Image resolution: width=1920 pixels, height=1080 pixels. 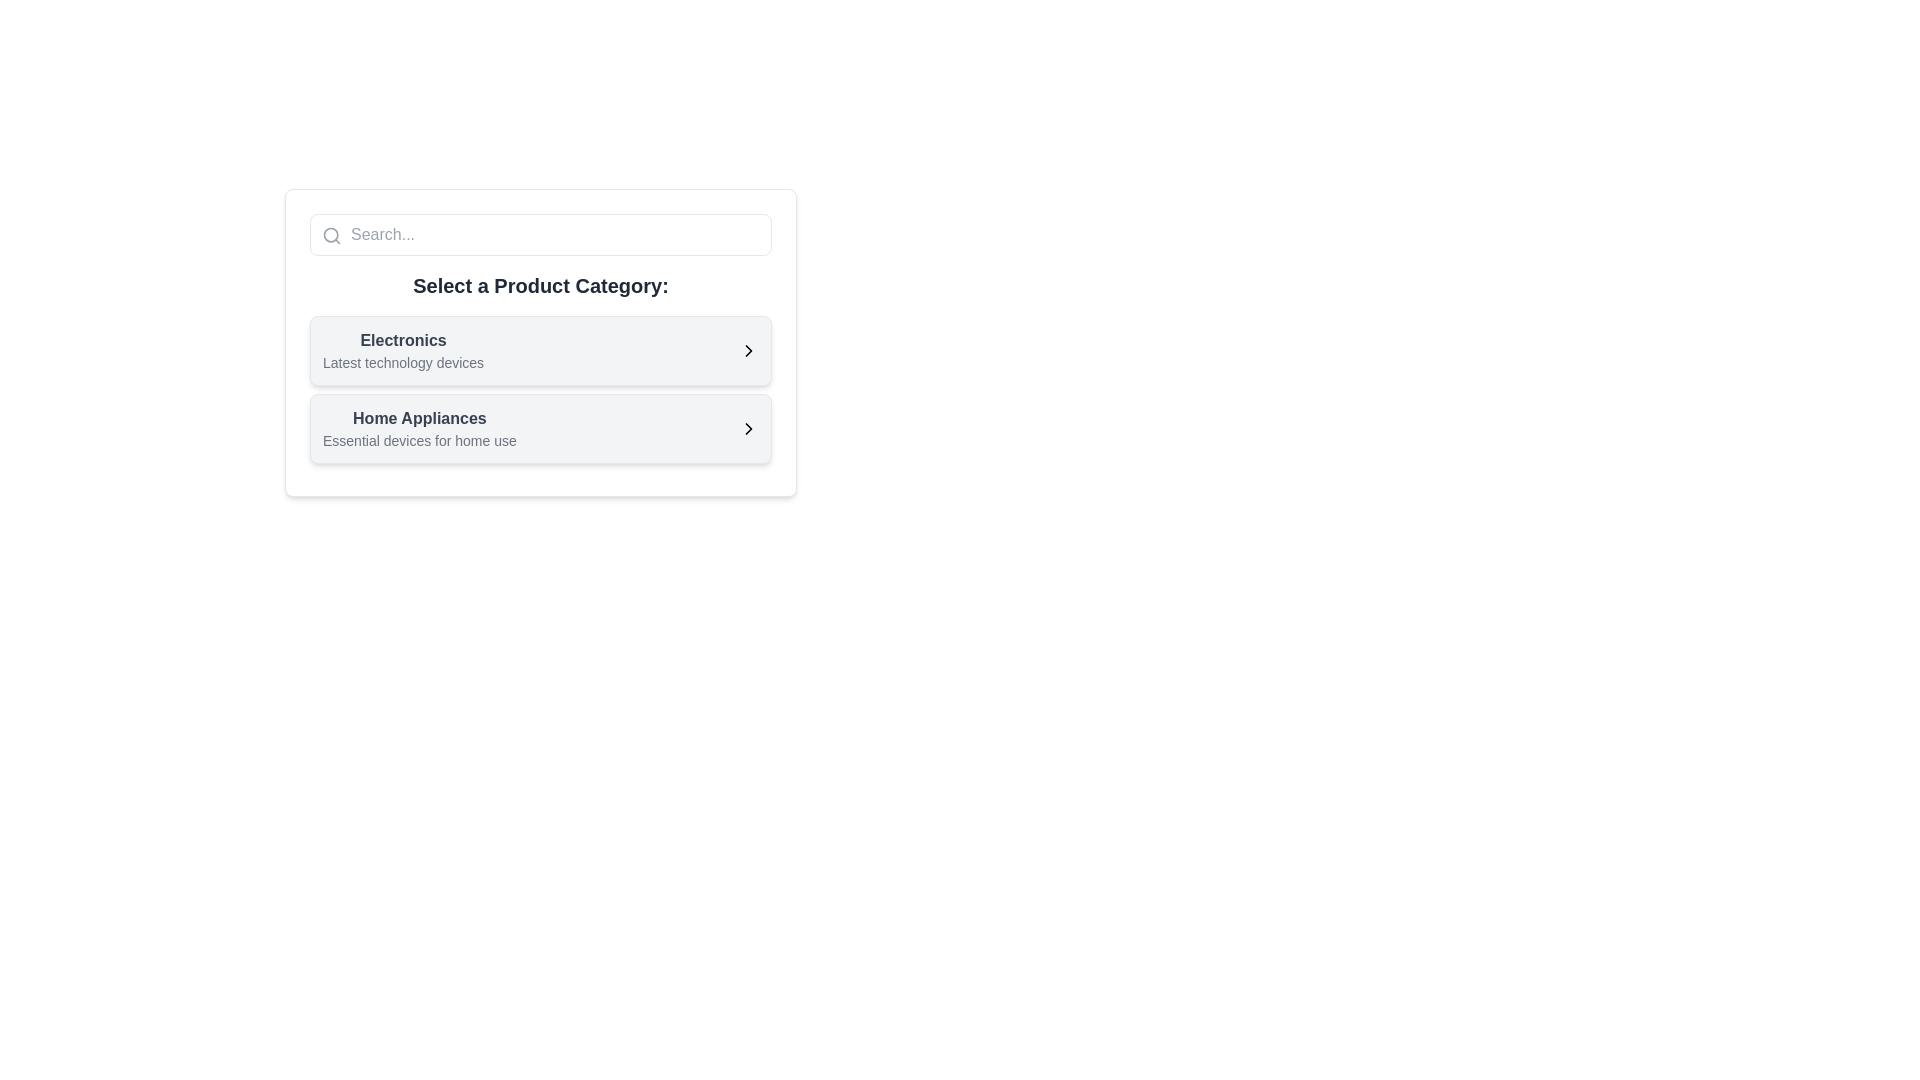 What do you see at coordinates (418, 439) in the screenshot?
I see `the Text Label (Subtitle) that provides additional context for 'Home Appliances', located underneath the main title in the second list item of the vertically stacked menu` at bounding box center [418, 439].